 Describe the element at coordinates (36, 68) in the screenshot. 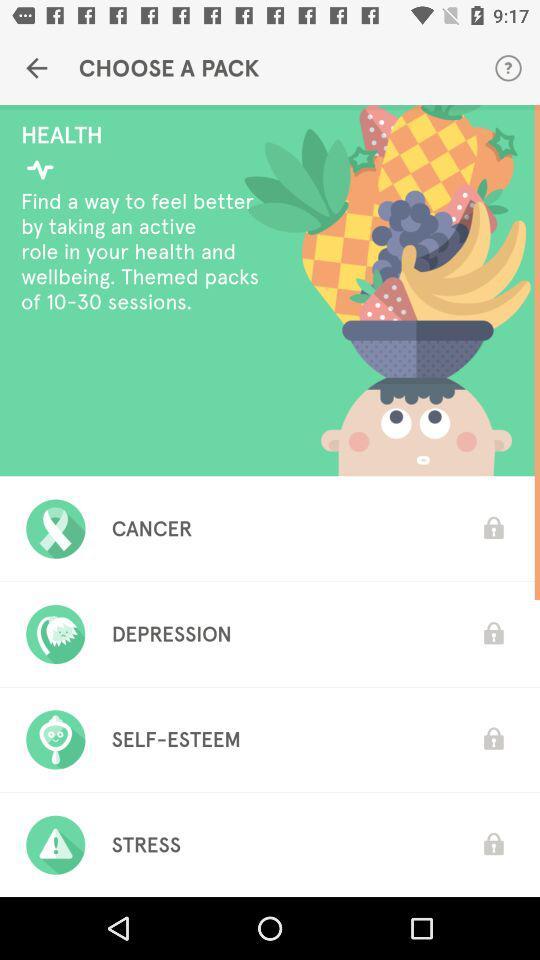

I see `the icon to the left of the choose a pack` at that location.